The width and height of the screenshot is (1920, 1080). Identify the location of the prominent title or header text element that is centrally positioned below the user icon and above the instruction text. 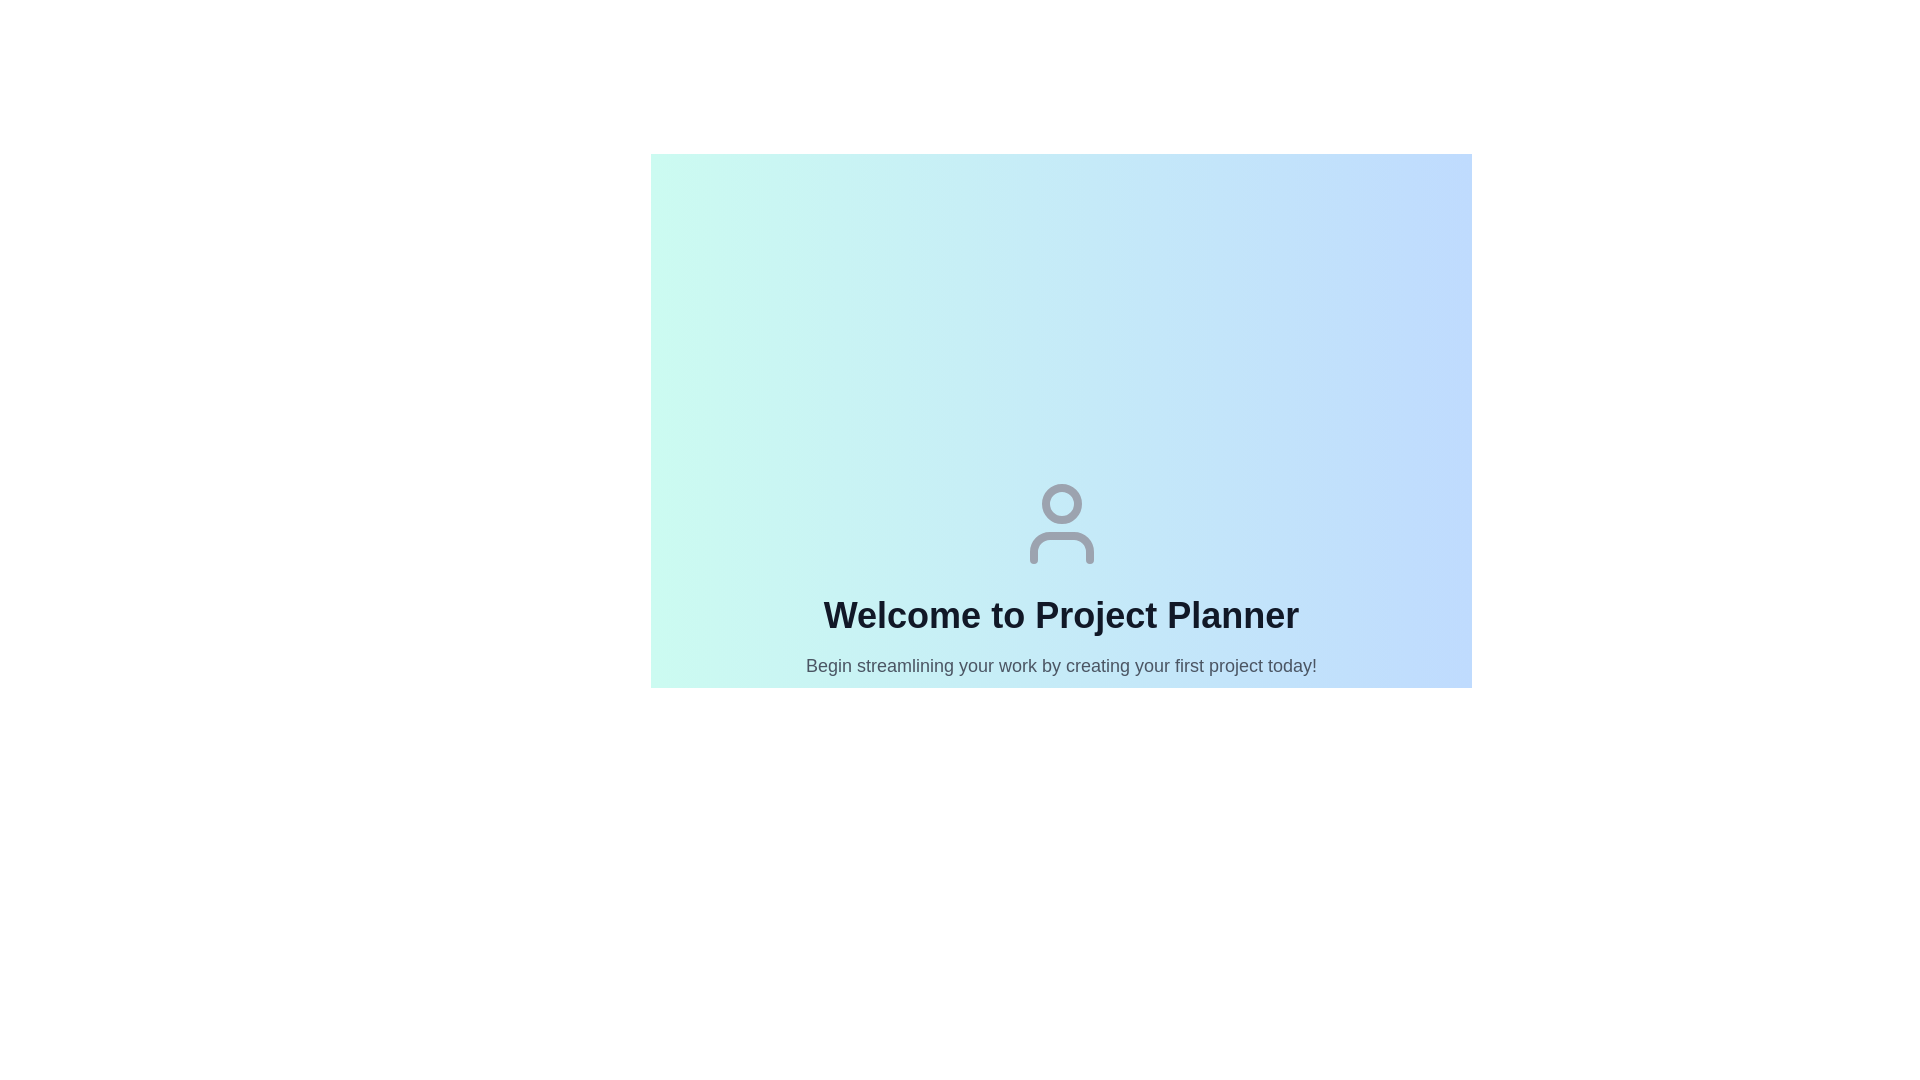
(1060, 615).